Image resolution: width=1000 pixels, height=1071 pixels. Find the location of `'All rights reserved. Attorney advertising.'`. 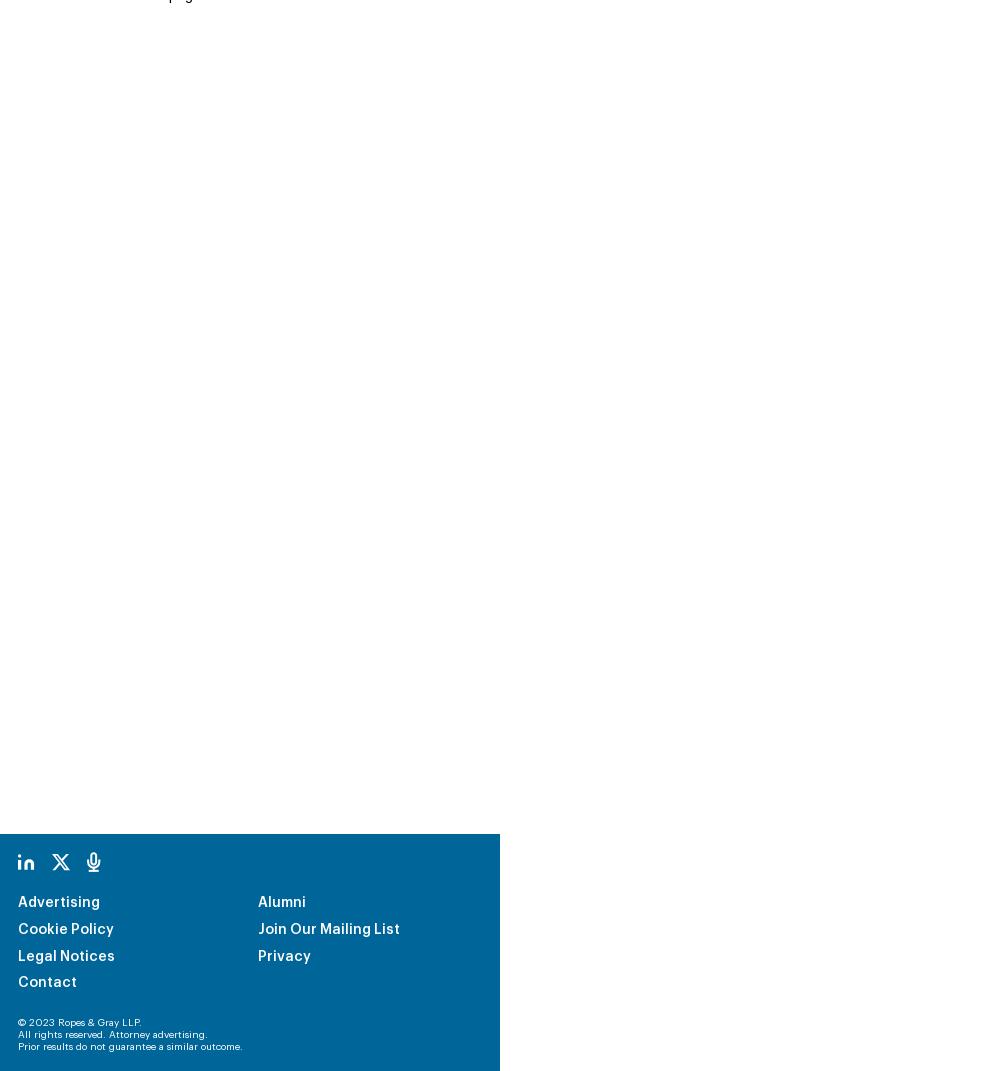

'All rights reserved. Attorney advertising.' is located at coordinates (112, 901).